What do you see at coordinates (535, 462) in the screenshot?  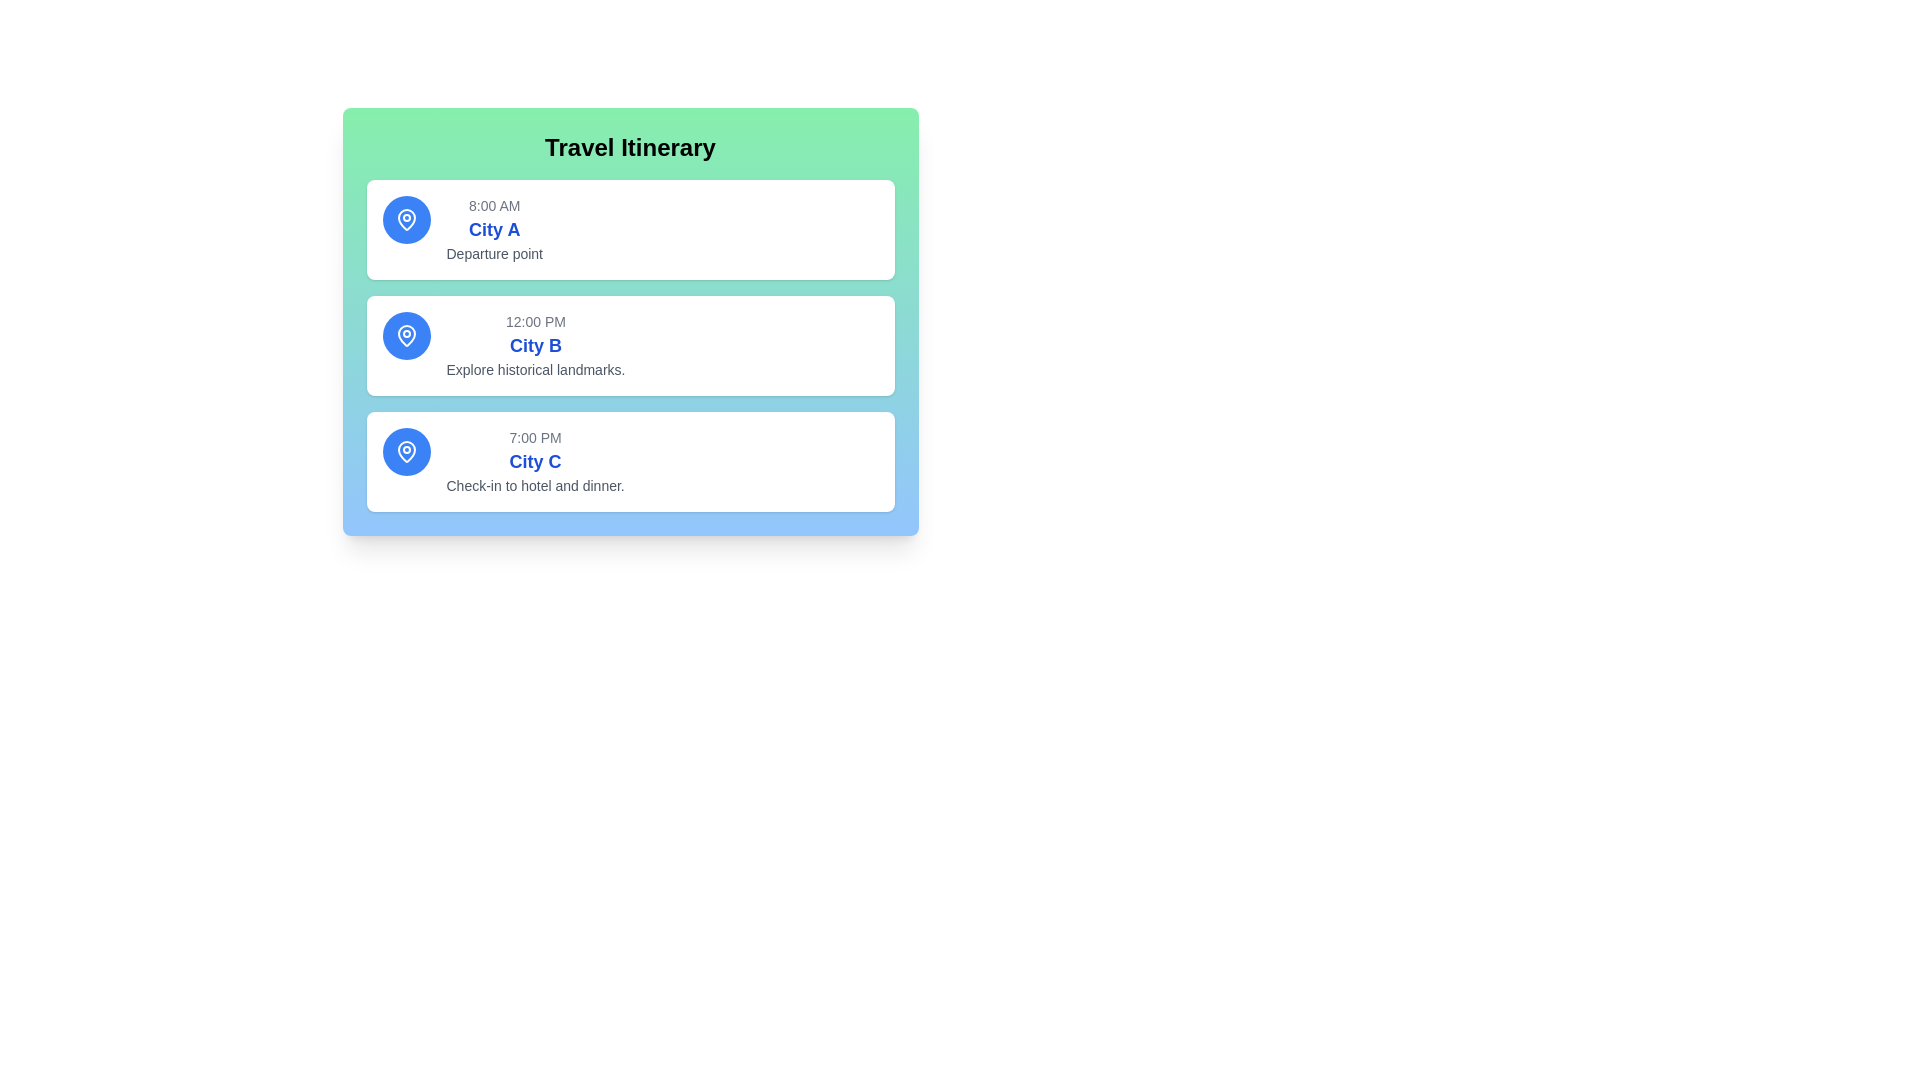 I see `the text label displaying 'City C' in bold blue color, located in the third itinerary card, positioned below '7:00 PM' and above 'Check-in to hotel and dinner'` at bounding box center [535, 462].